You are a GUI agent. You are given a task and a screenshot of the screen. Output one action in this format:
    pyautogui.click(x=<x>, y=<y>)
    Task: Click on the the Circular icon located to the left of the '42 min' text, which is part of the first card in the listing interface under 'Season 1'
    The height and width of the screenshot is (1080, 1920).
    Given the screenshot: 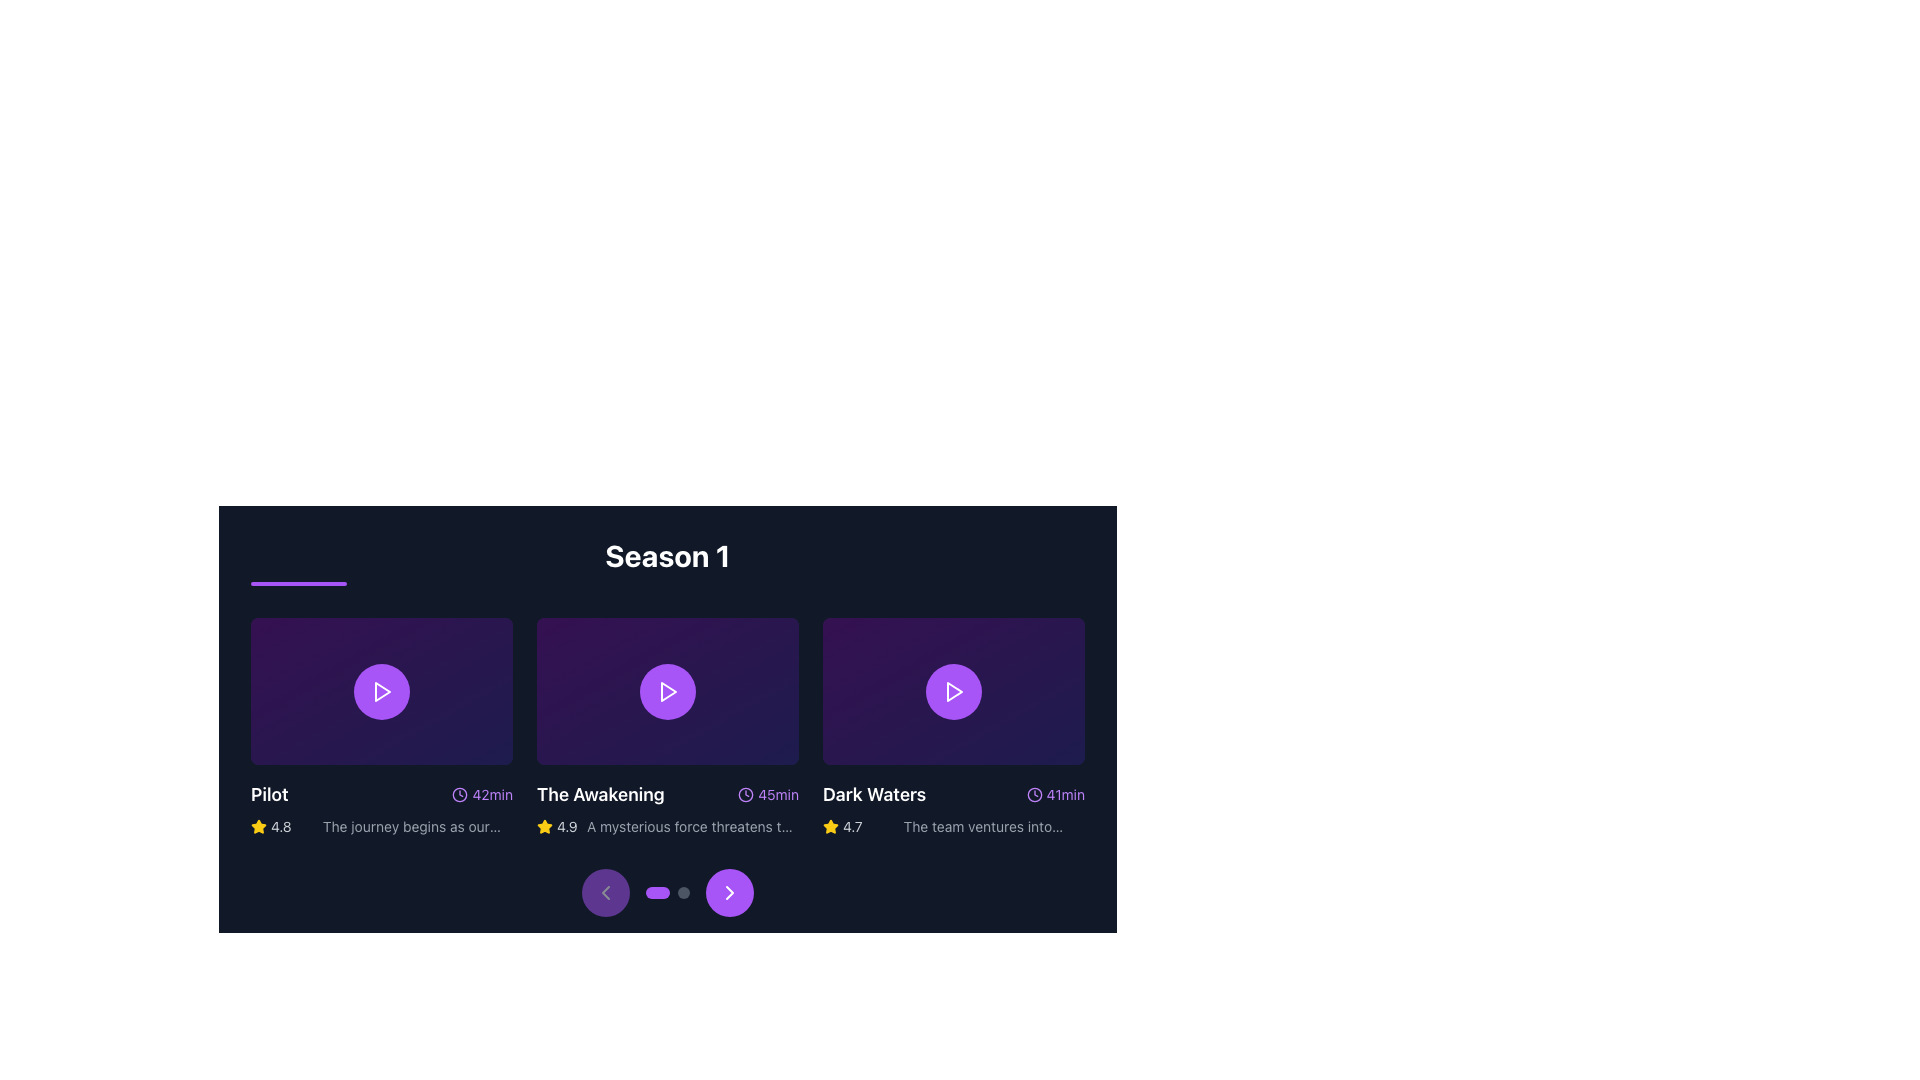 What is the action you would take?
    pyautogui.click(x=459, y=794)
    